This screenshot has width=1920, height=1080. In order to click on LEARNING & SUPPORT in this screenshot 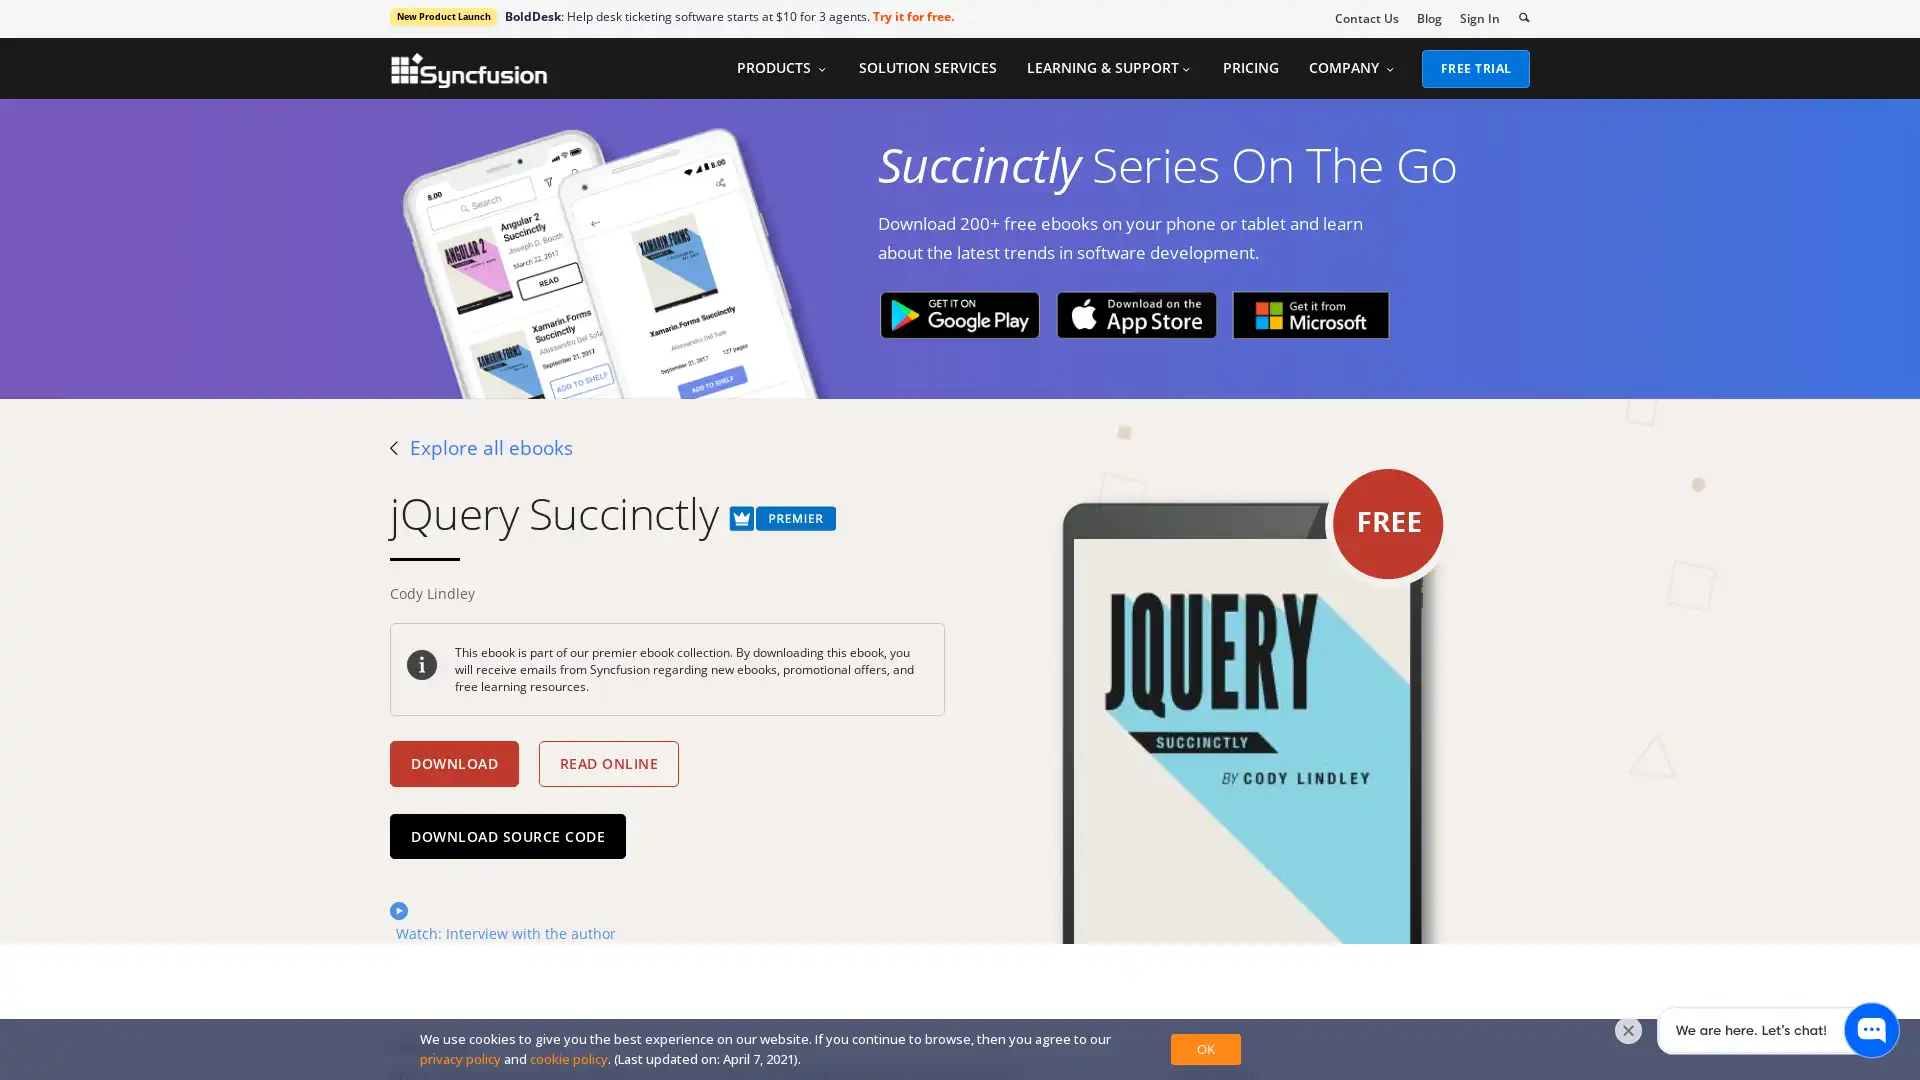, I will do `click(1107, 67)`.